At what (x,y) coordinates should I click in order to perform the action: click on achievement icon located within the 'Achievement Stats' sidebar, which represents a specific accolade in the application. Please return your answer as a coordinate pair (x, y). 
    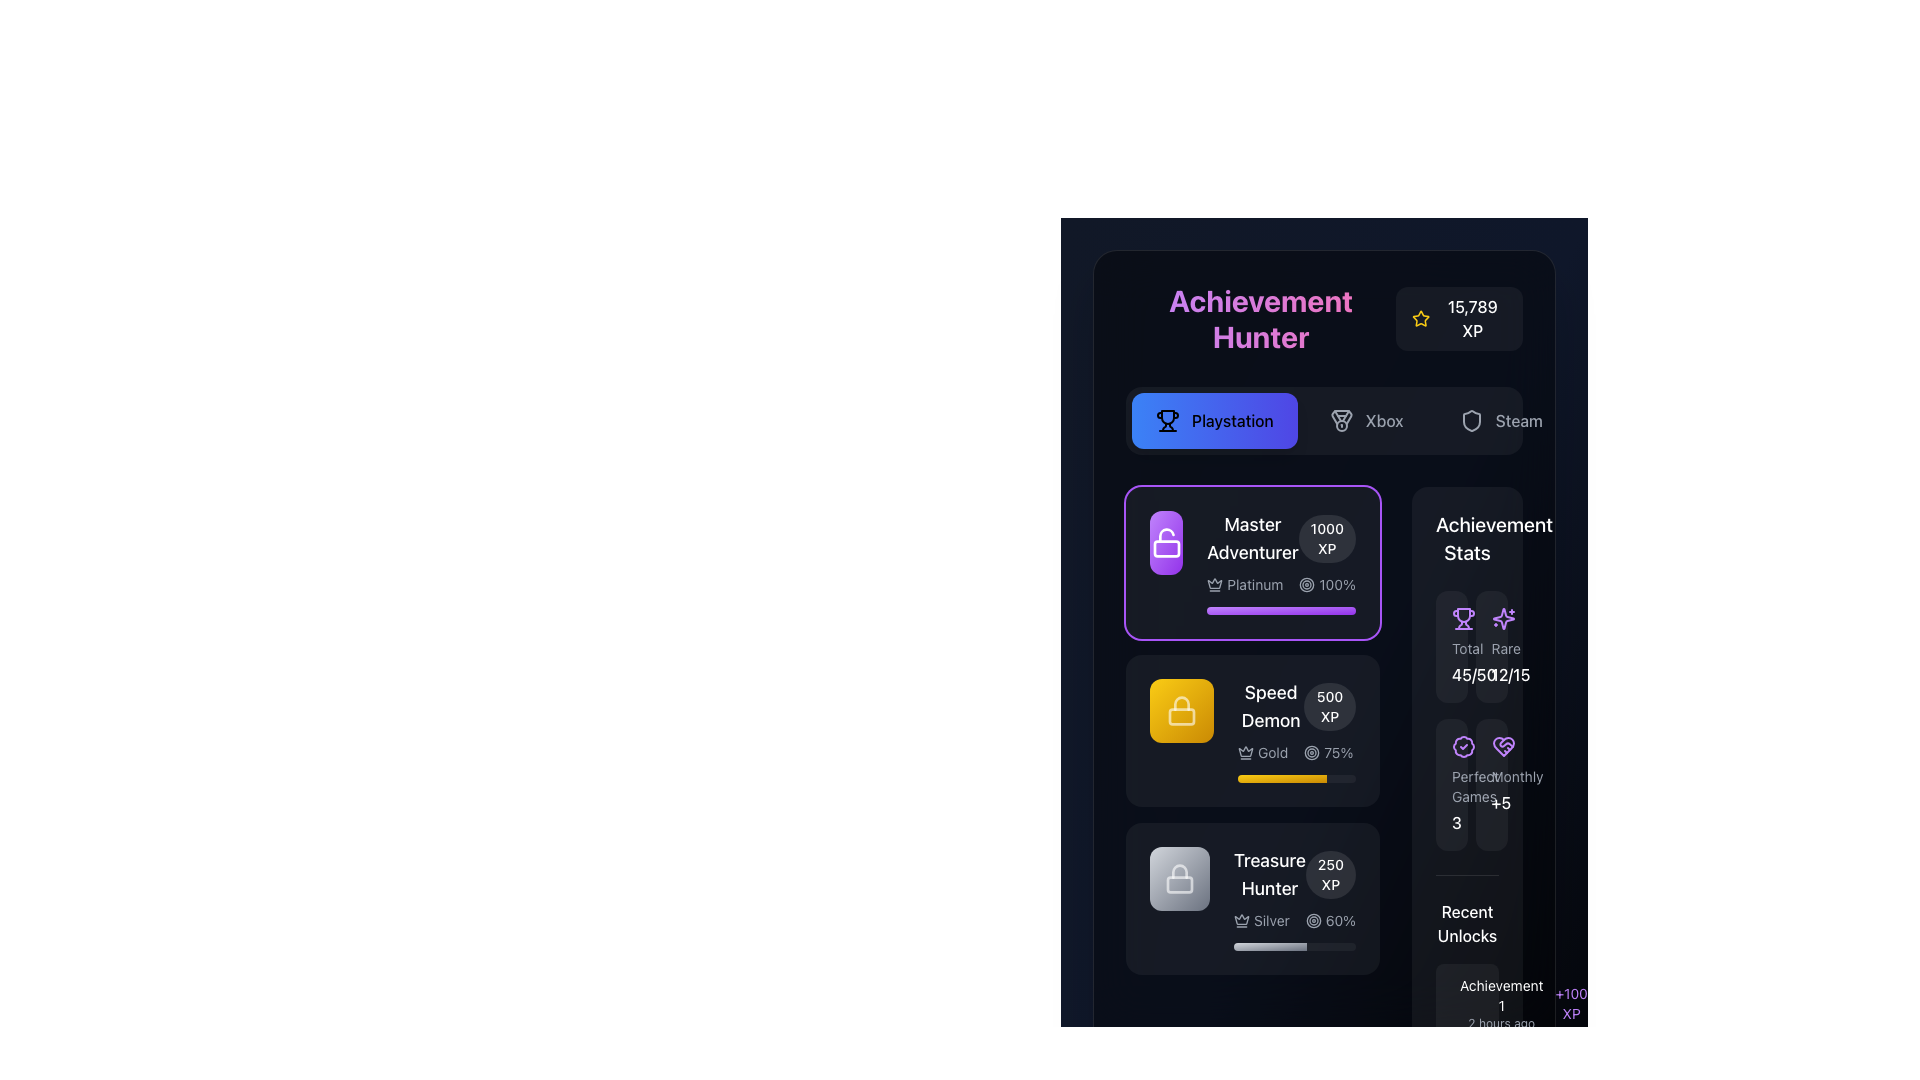
    Looking at the image, I should click on (1464, 747).